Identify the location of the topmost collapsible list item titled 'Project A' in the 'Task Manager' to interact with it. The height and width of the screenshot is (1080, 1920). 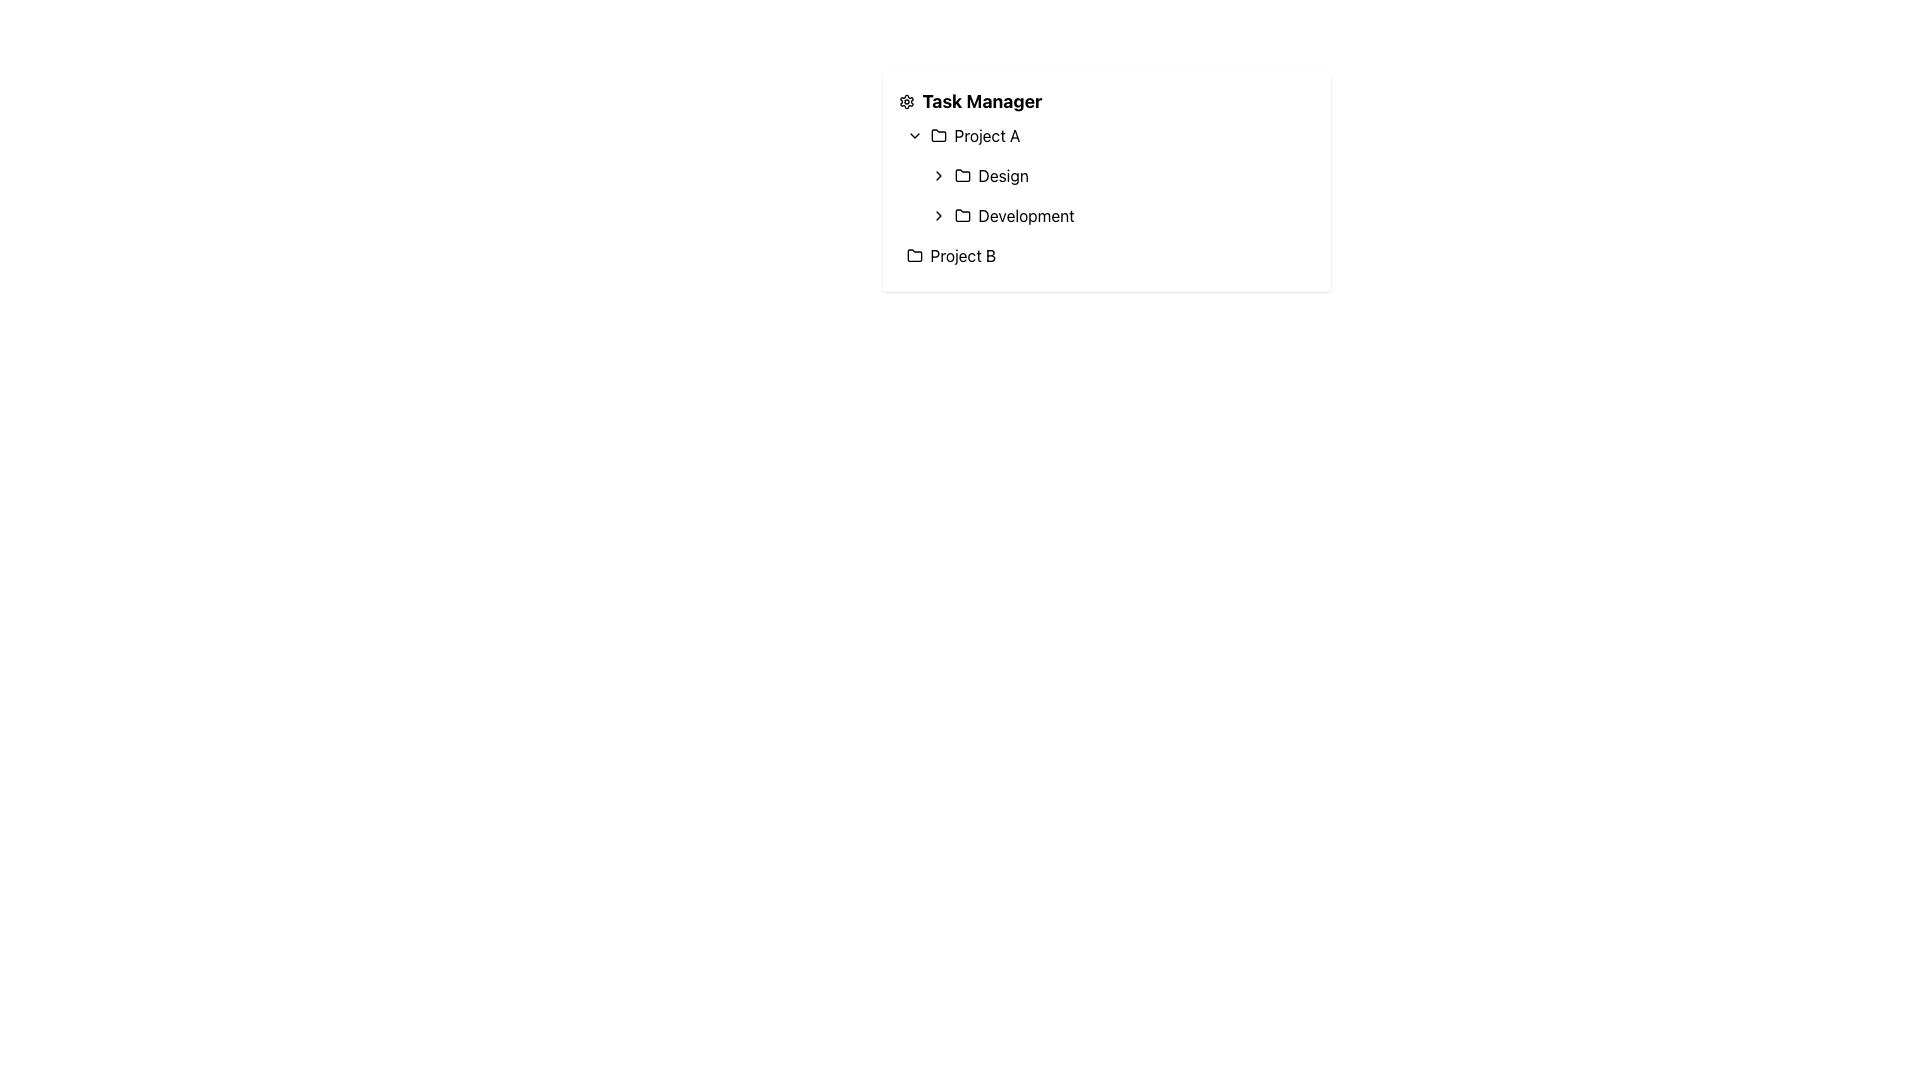
(1105, 135).